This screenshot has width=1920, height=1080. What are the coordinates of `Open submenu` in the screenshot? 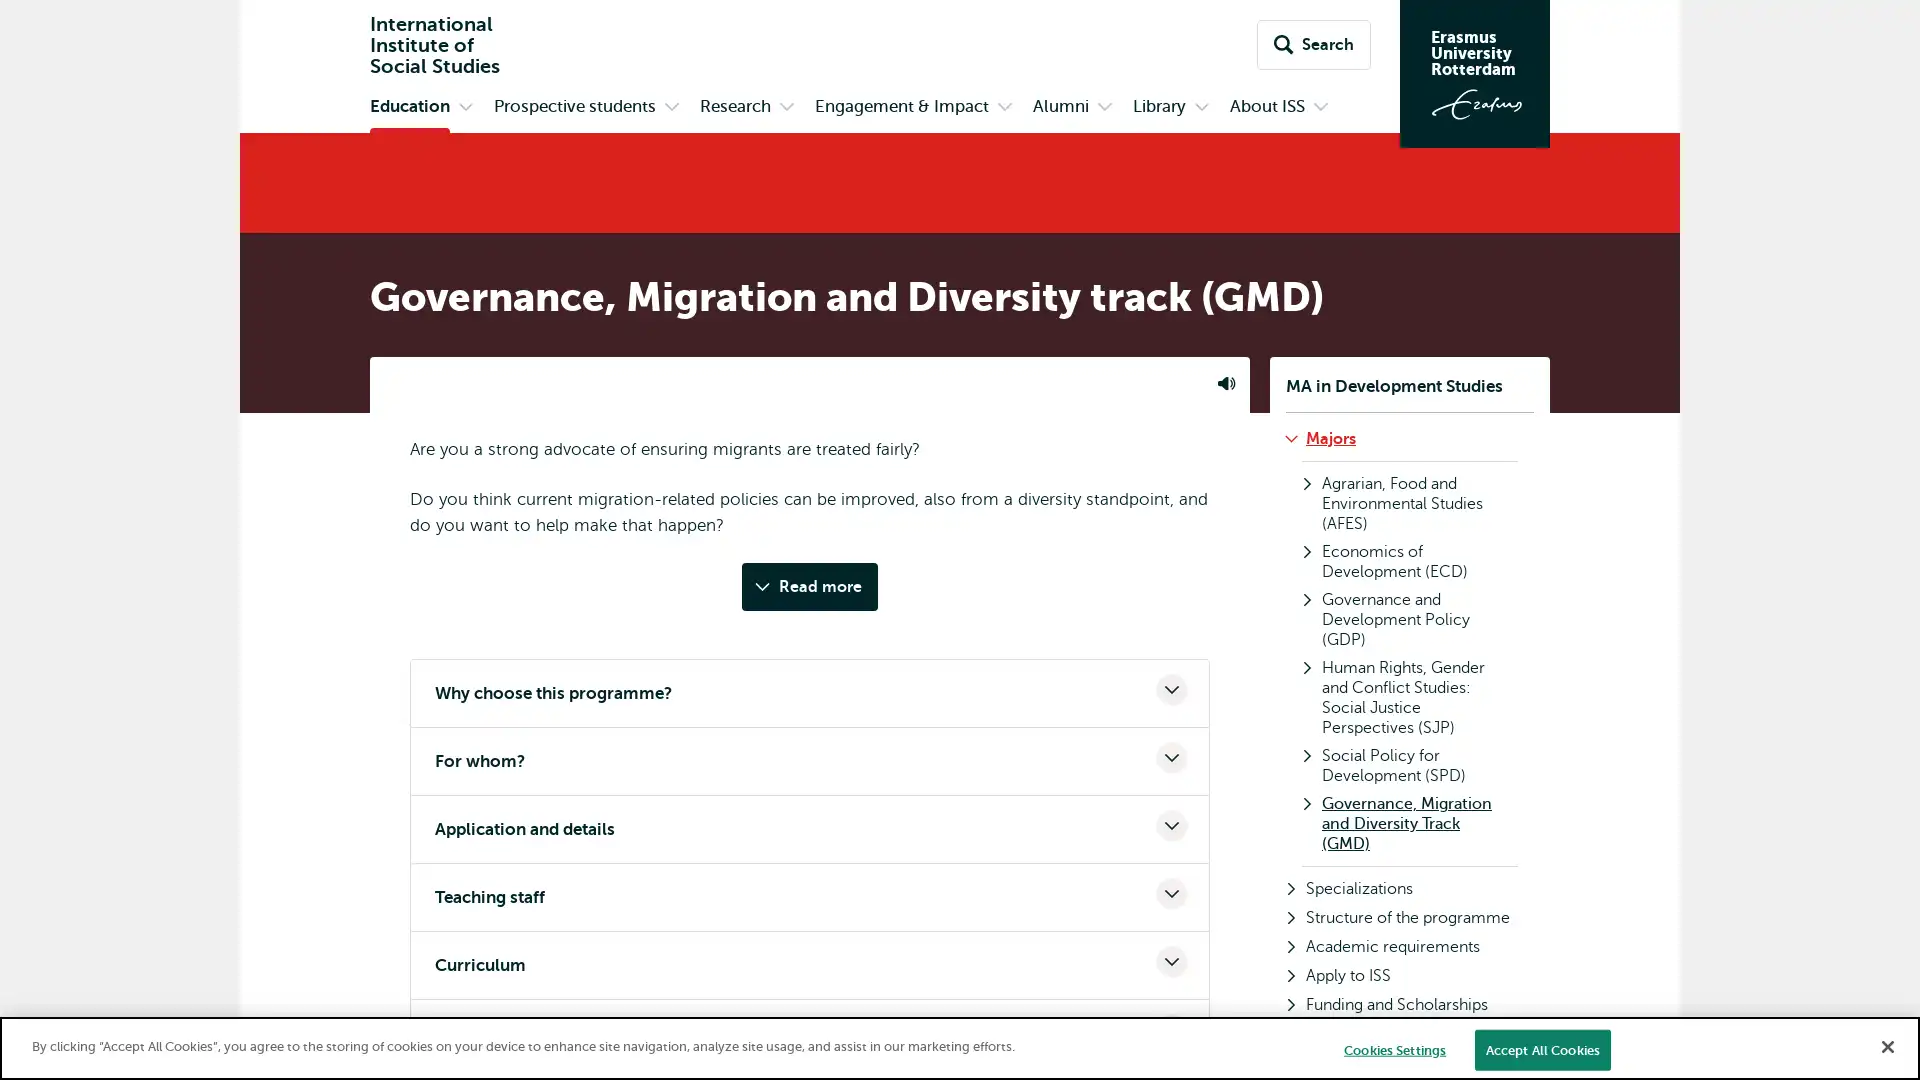 It's located at (1320, 108).